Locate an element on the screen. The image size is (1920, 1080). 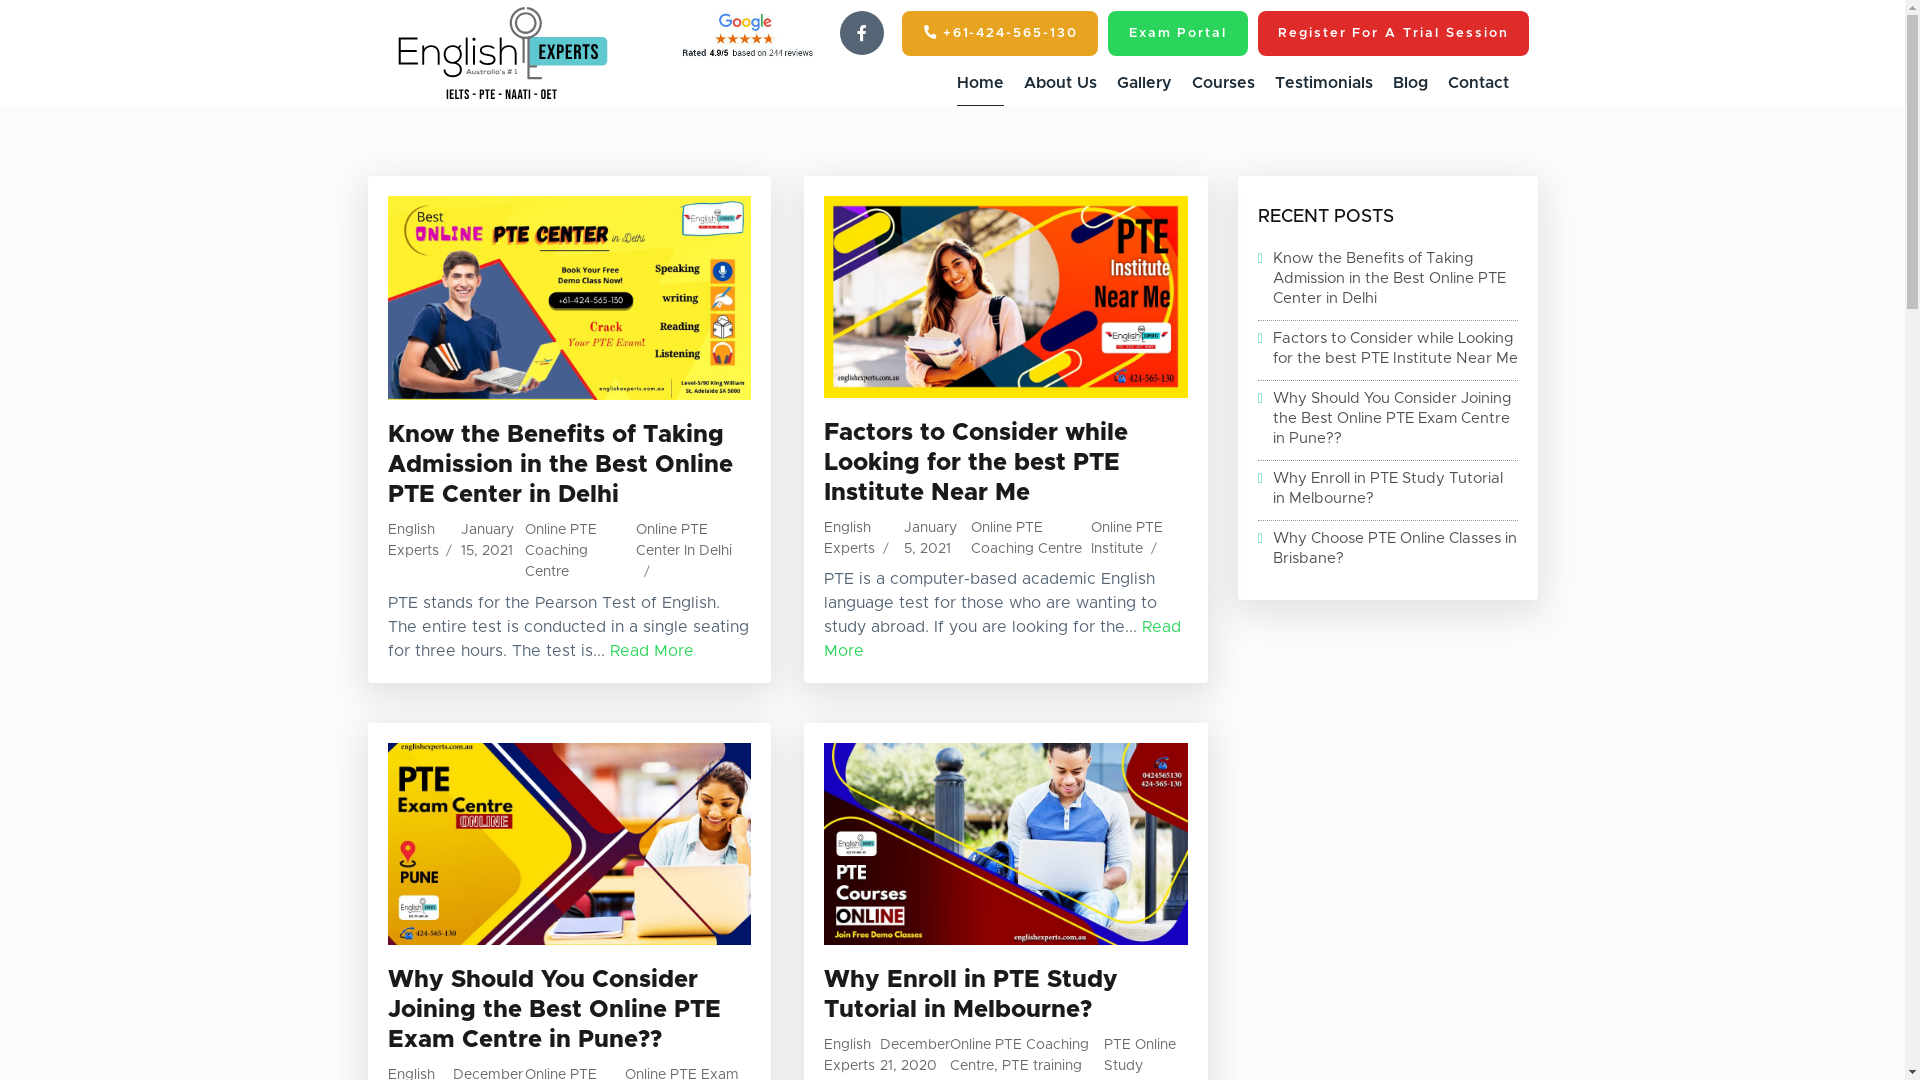
'Gallery' is located at coordinates (1143, 82).